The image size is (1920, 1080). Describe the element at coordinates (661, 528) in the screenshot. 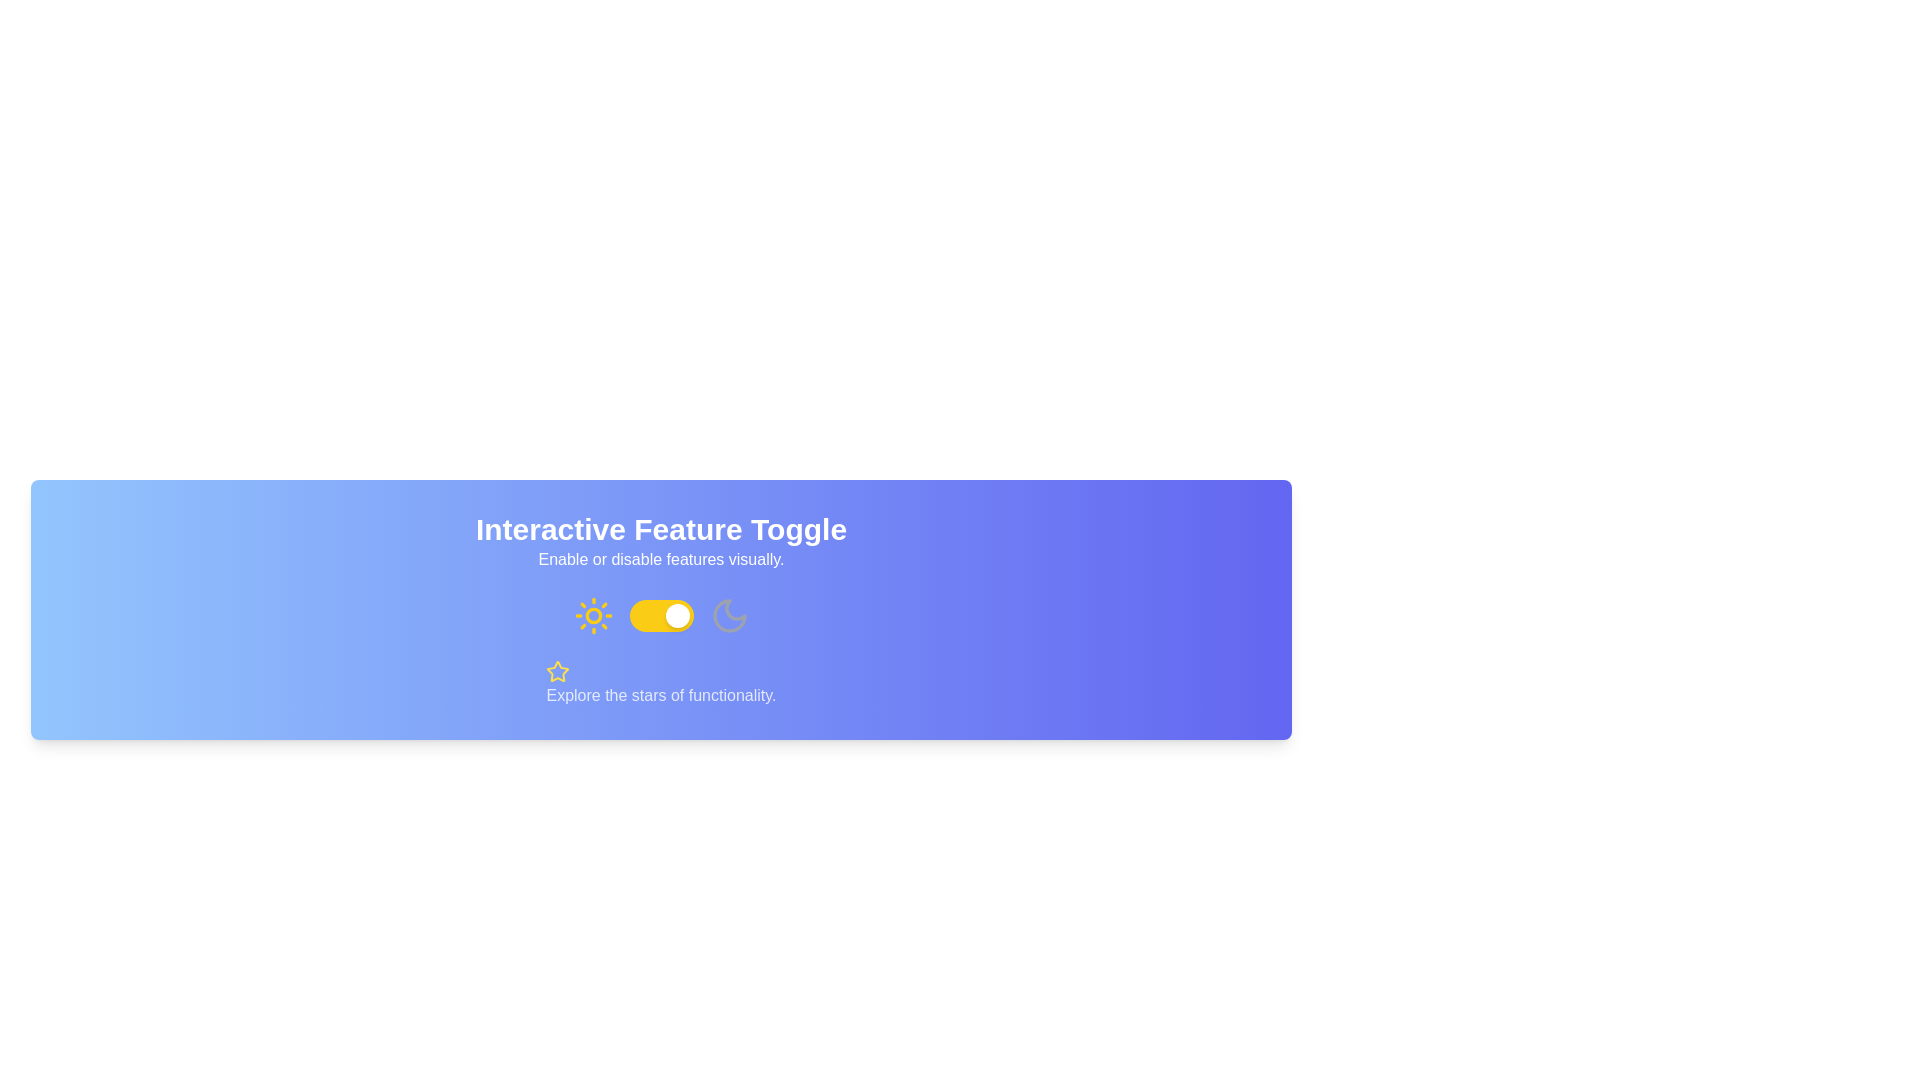

I see `the title or heading text element that introduces the section about an interactive feature toggle, positioned above the smaller text element` at that location.